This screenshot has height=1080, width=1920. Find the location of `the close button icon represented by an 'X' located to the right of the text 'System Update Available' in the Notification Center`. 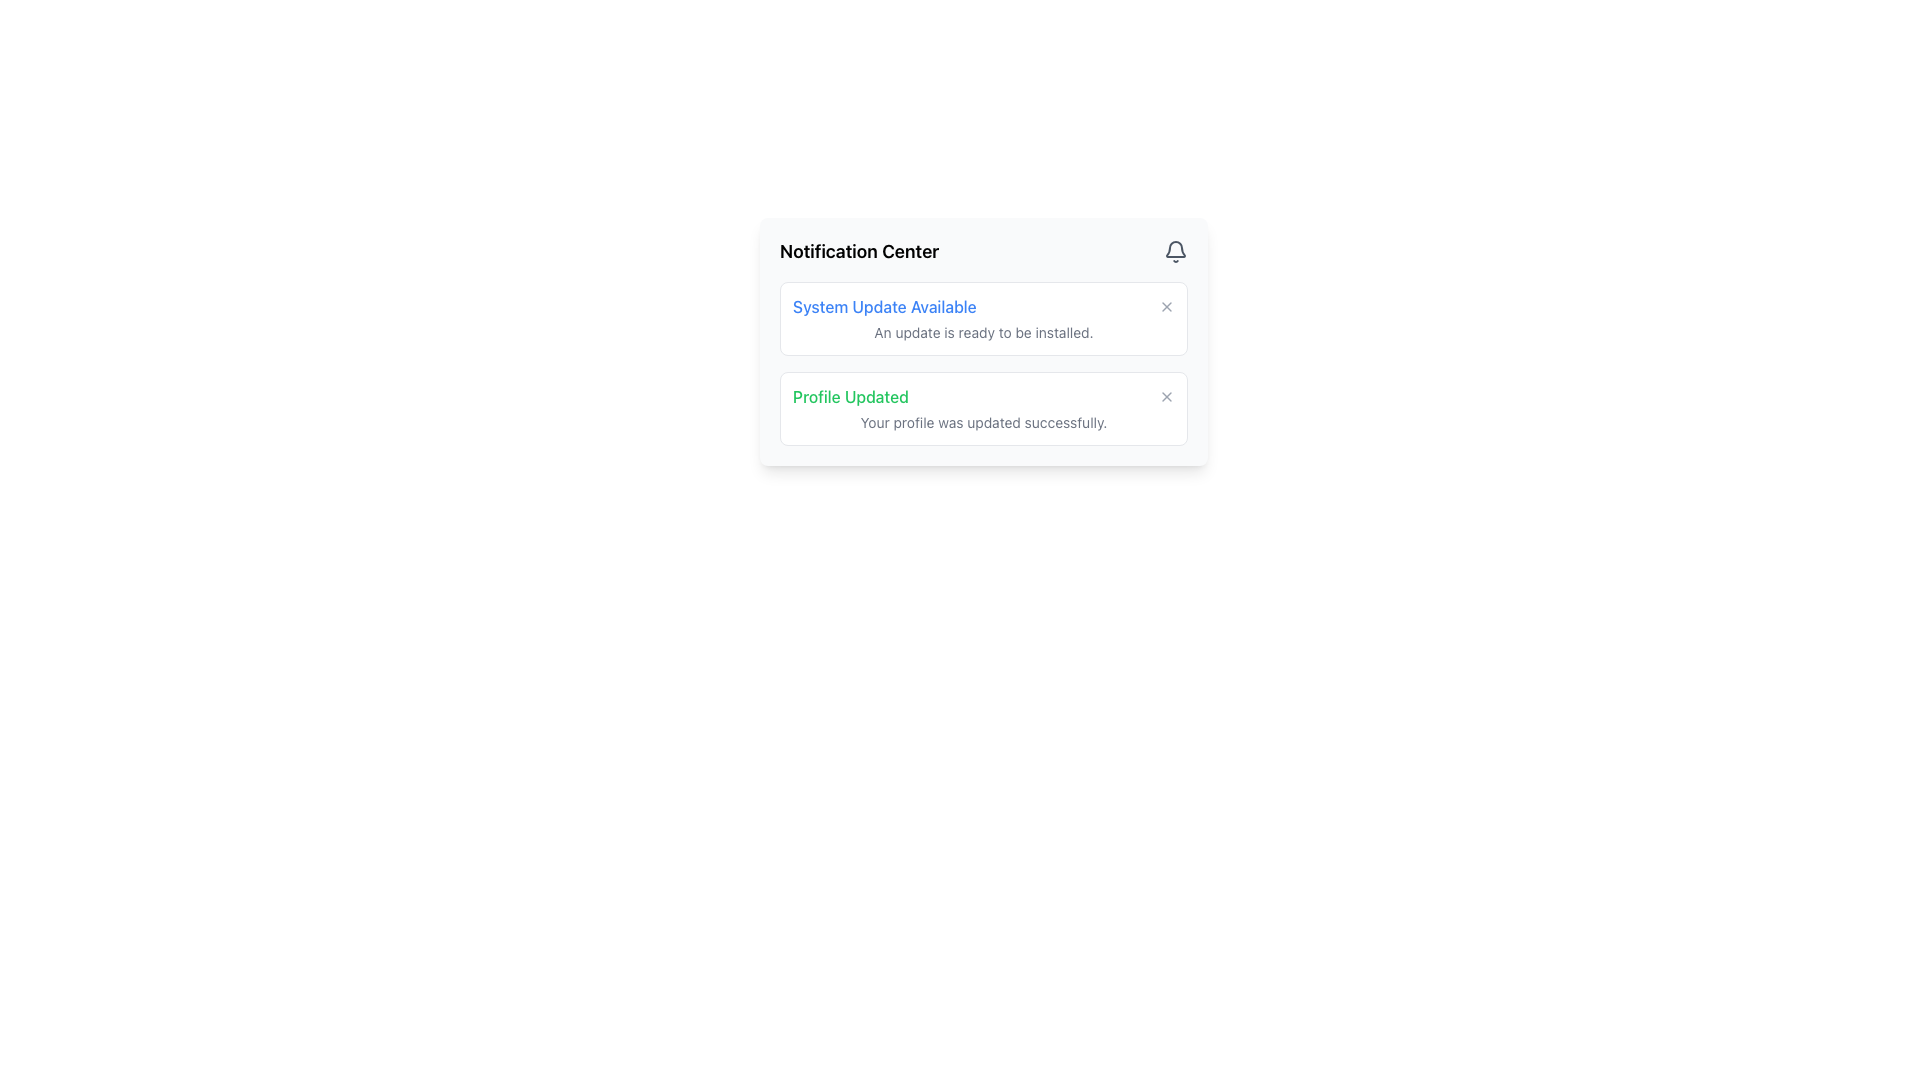

the close button icon represented by an 'X' located to the right of the text 'System Update Available' in the Notification Center is located at coordinates (1166, 307).